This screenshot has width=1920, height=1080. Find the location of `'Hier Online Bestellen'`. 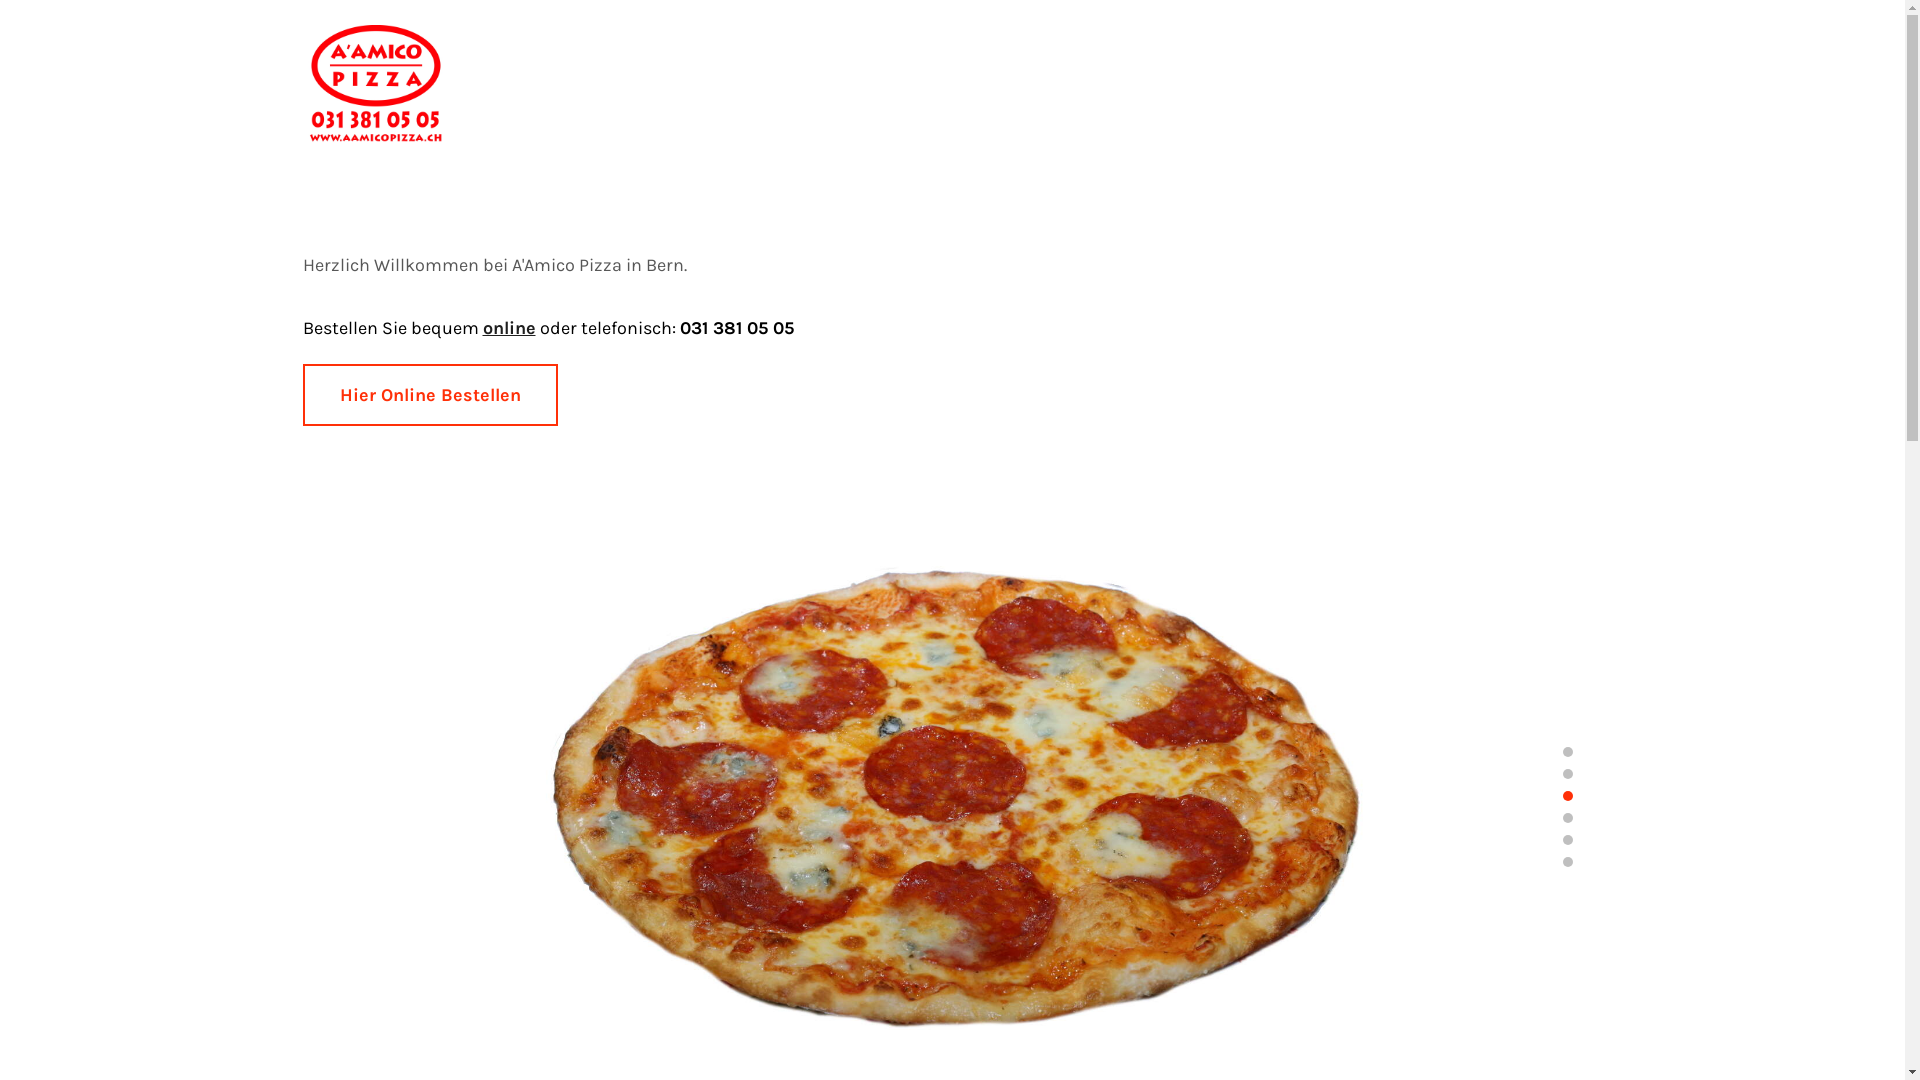

'Hier Online Bestellen' is located at coordinates (428, 394).